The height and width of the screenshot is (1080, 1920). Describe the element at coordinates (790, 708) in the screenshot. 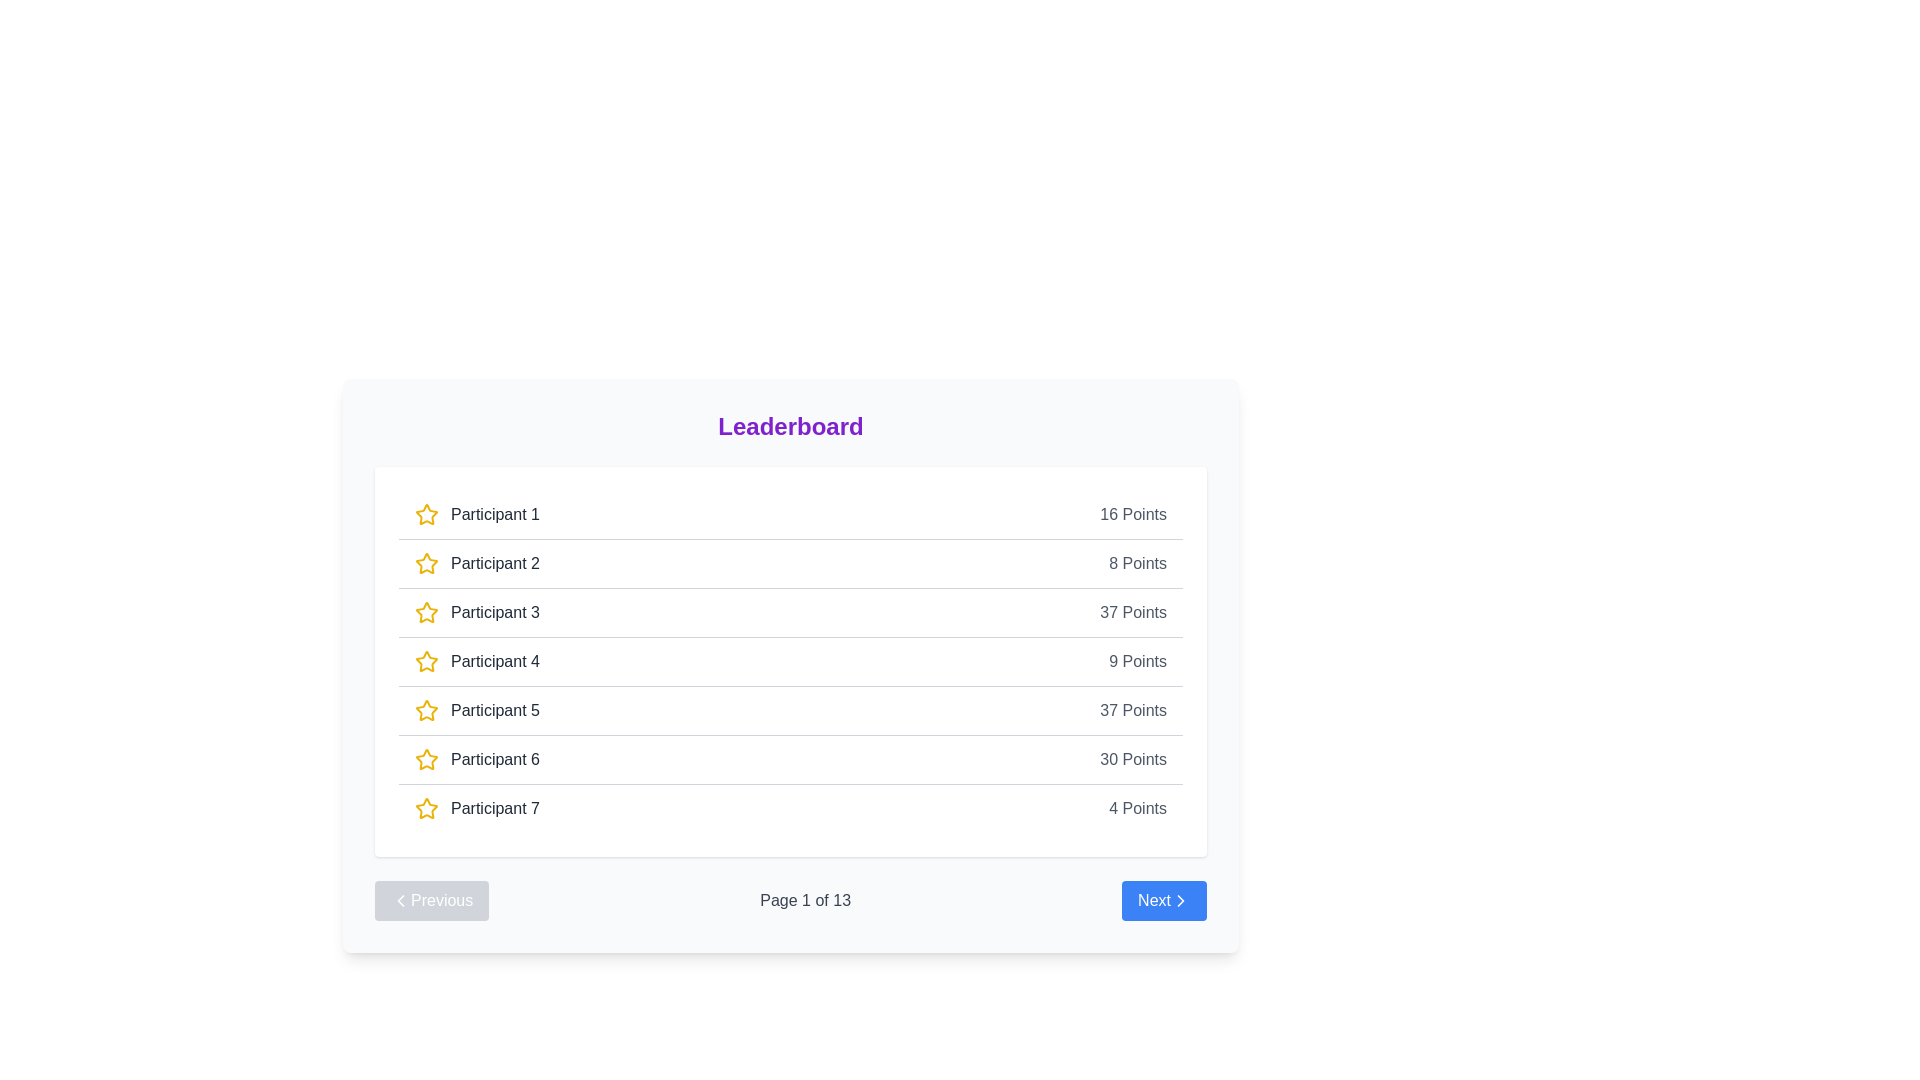

I see `the score of the participant in the fifth row of the leaderboard, which displays their name and score` at that location.